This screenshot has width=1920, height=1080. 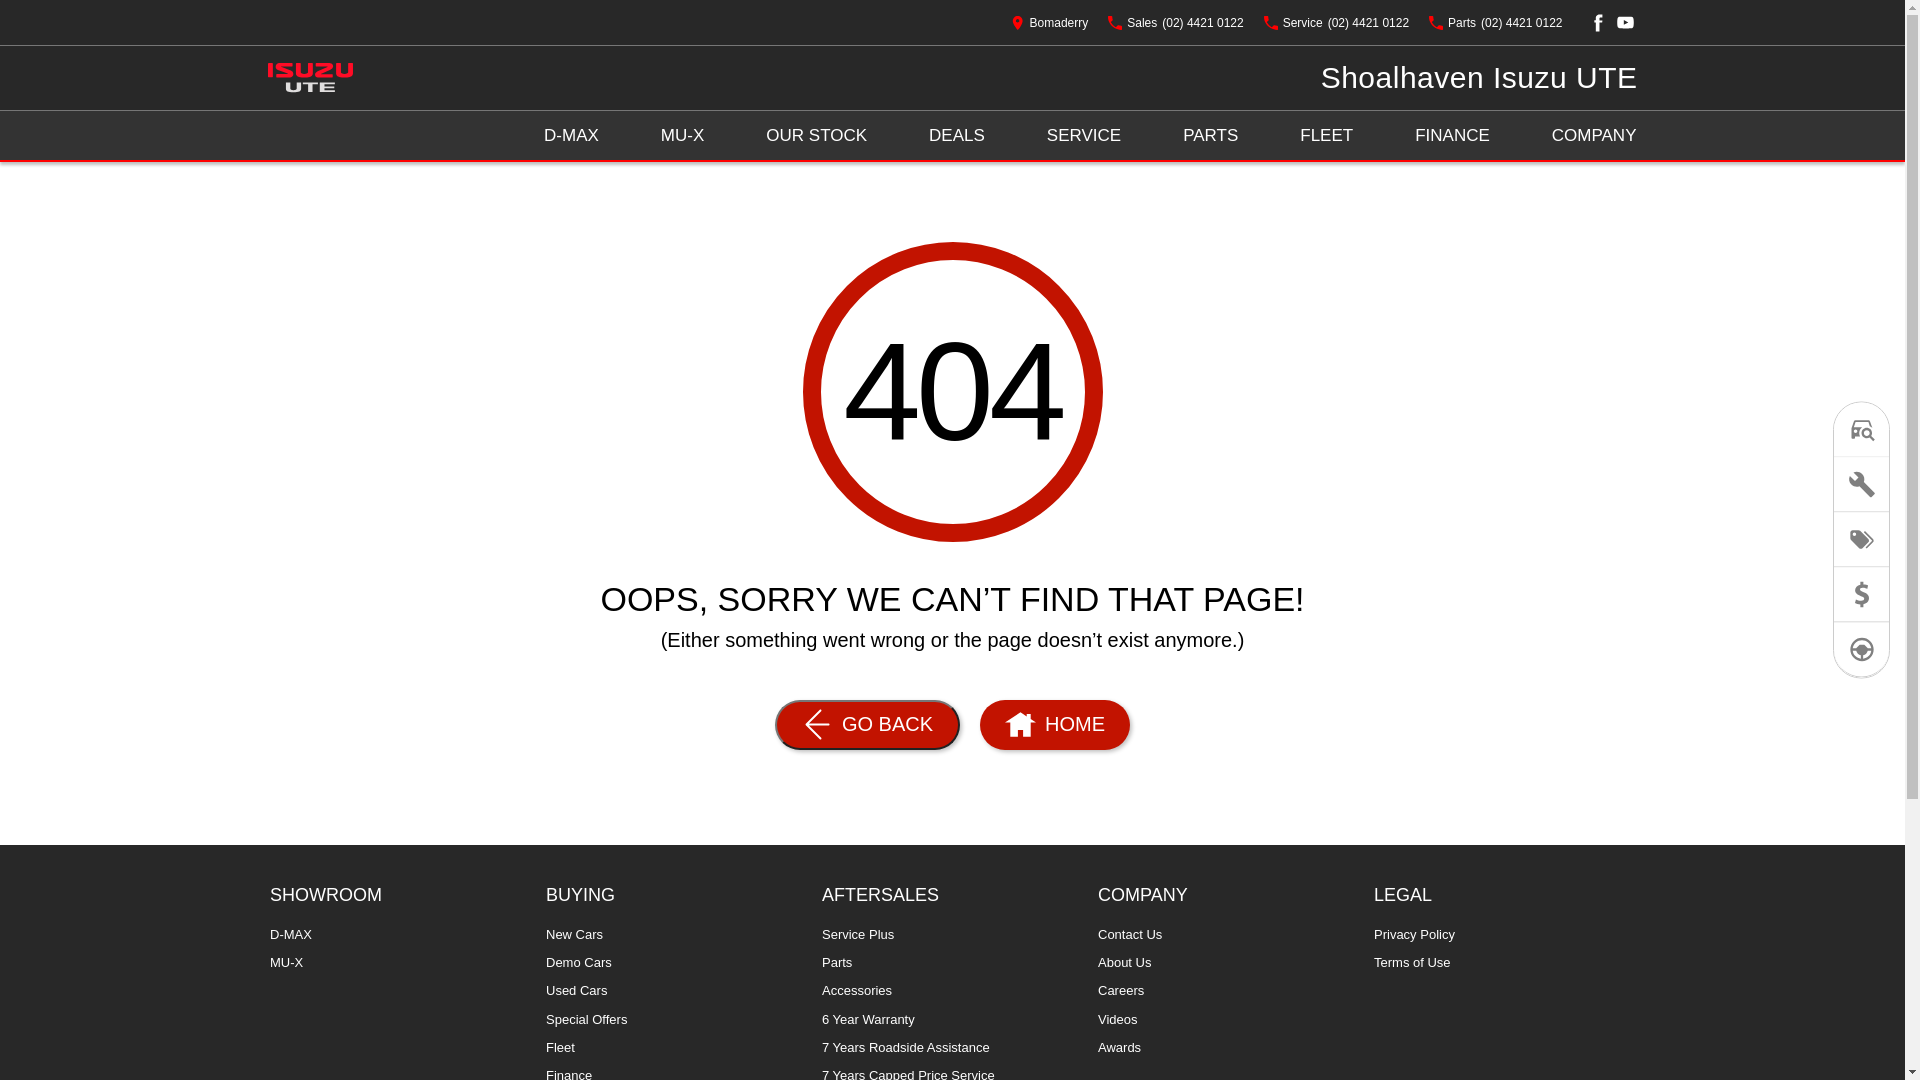 What do you see at coordinates (1336, 22) in the screenshot?
I see `'Service` at bounding box center [1336, 22].